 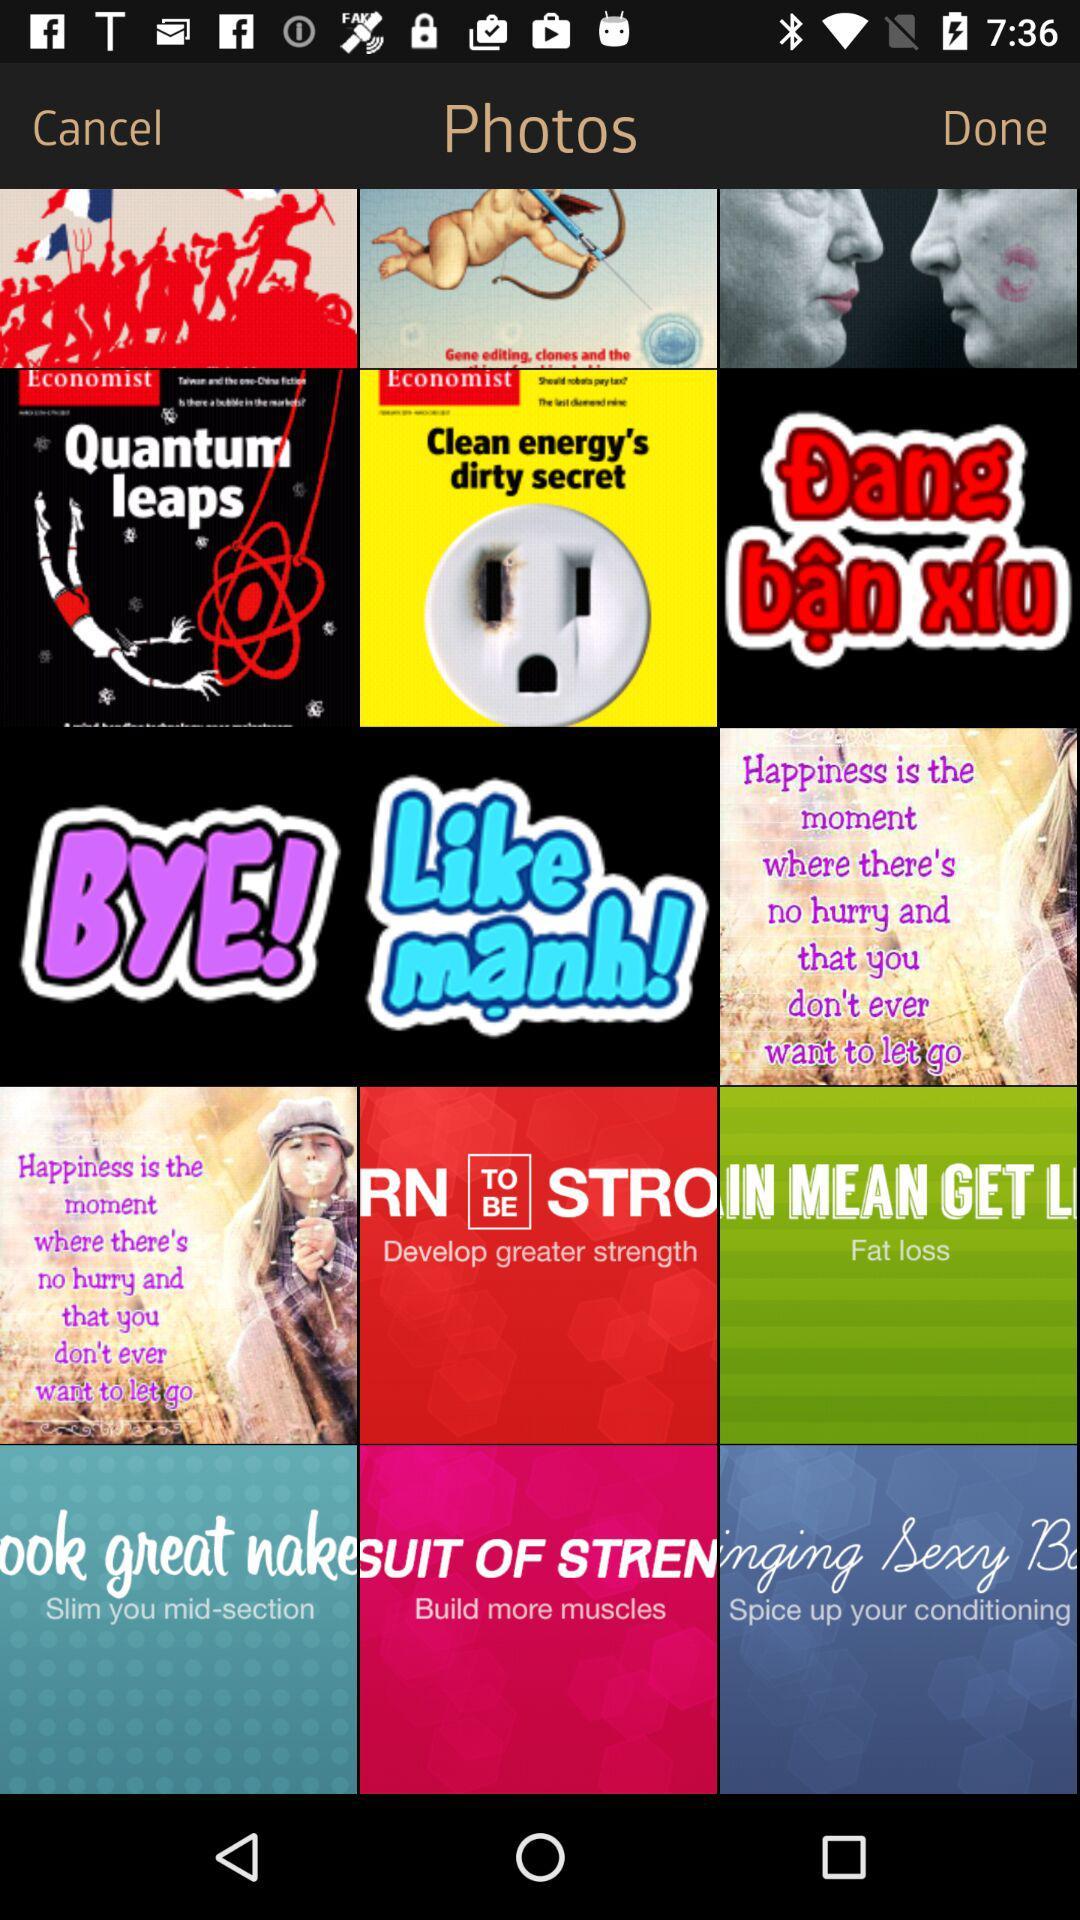 What do you see at coordinates (537, 905) in the screenshot?
I see `look at a photo` at bounding box center [537, 905].